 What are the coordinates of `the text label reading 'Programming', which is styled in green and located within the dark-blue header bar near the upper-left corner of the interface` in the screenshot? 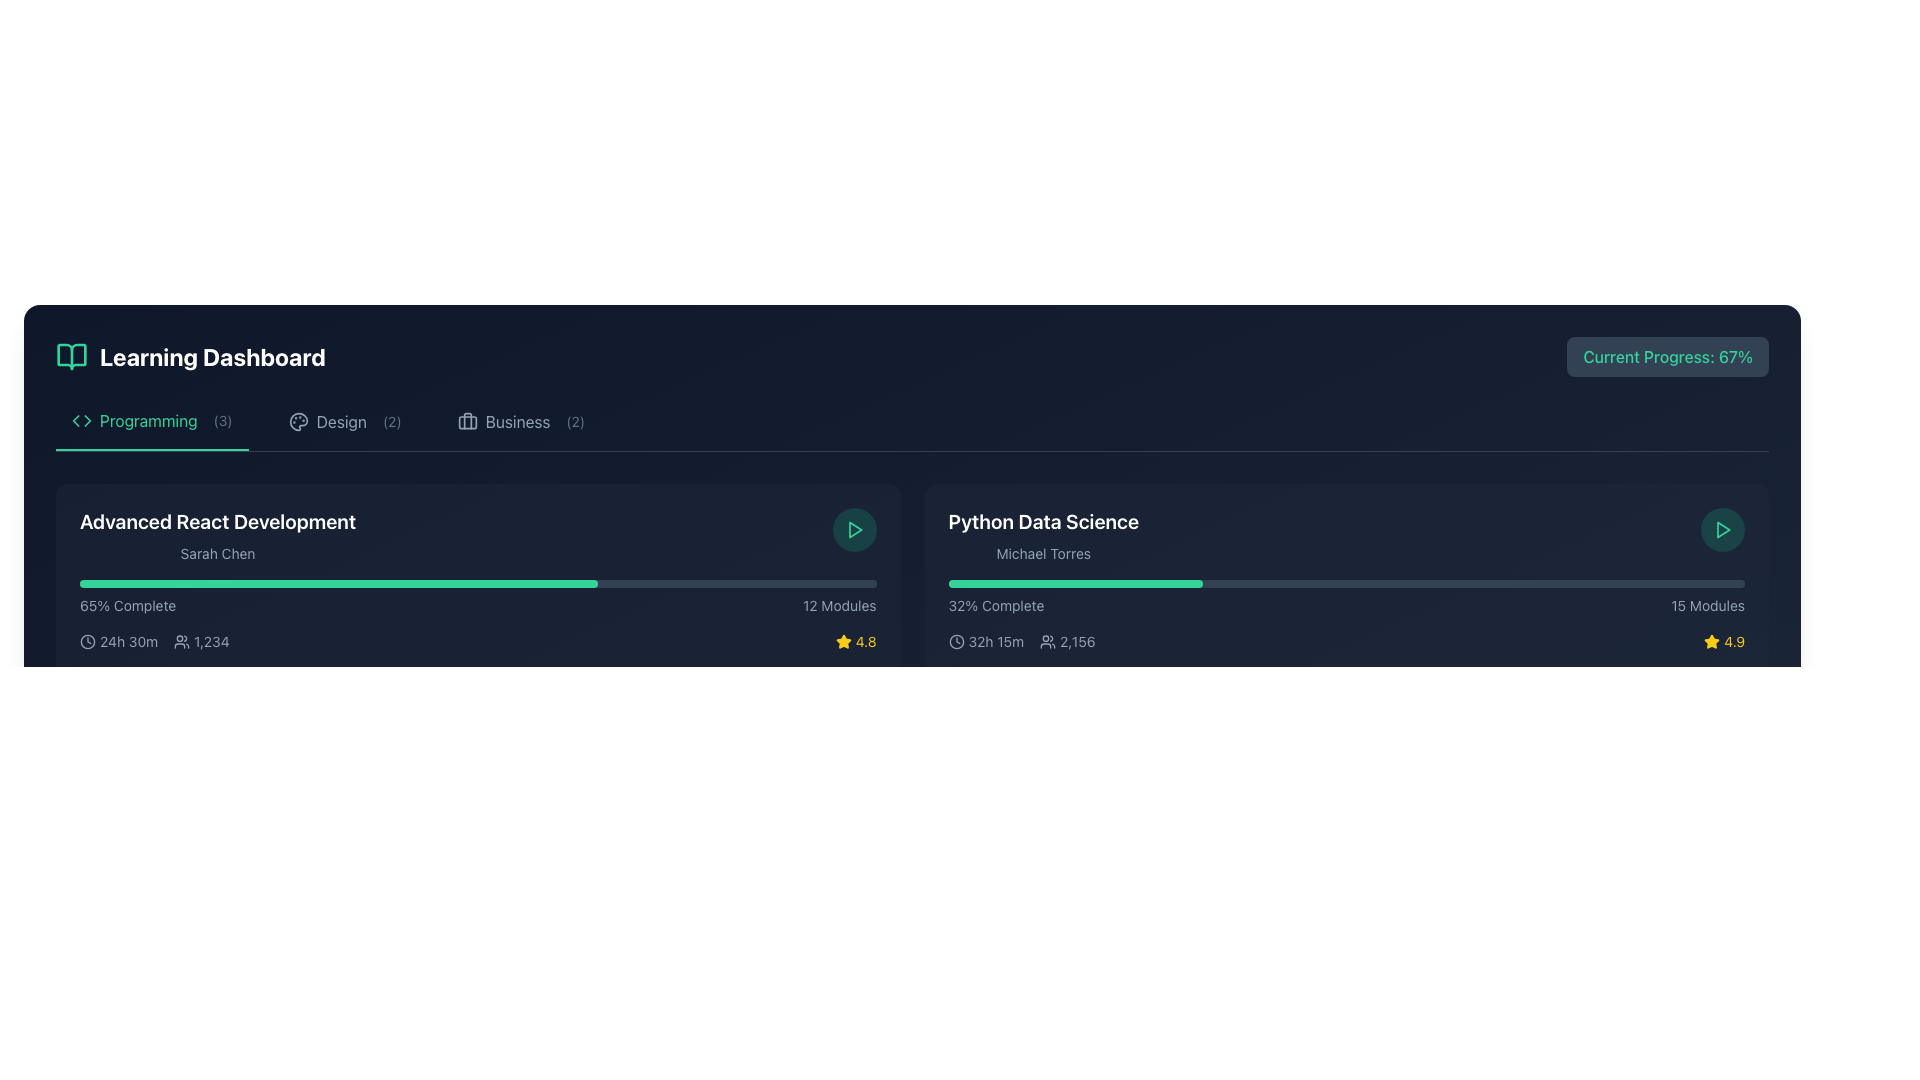 It's located at (147, 419).